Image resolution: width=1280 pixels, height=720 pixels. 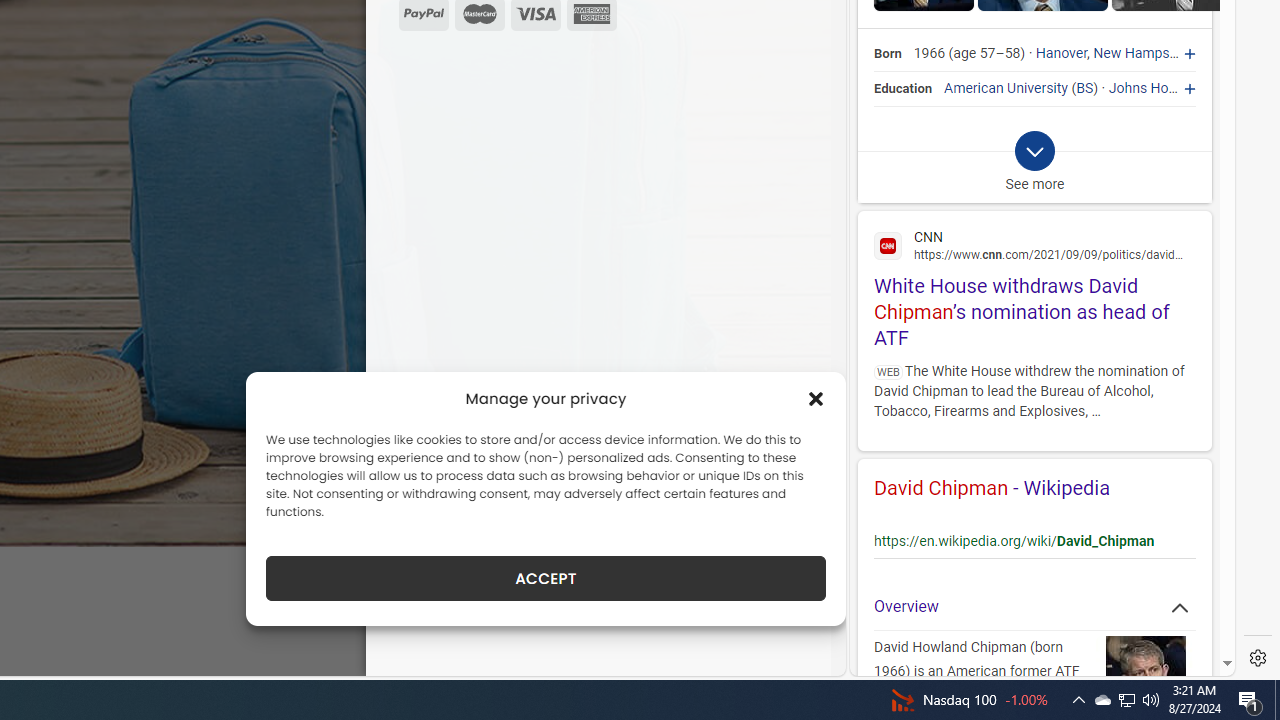 I want to click on 'Class: cmplz-close', so click(x=816, y=398).